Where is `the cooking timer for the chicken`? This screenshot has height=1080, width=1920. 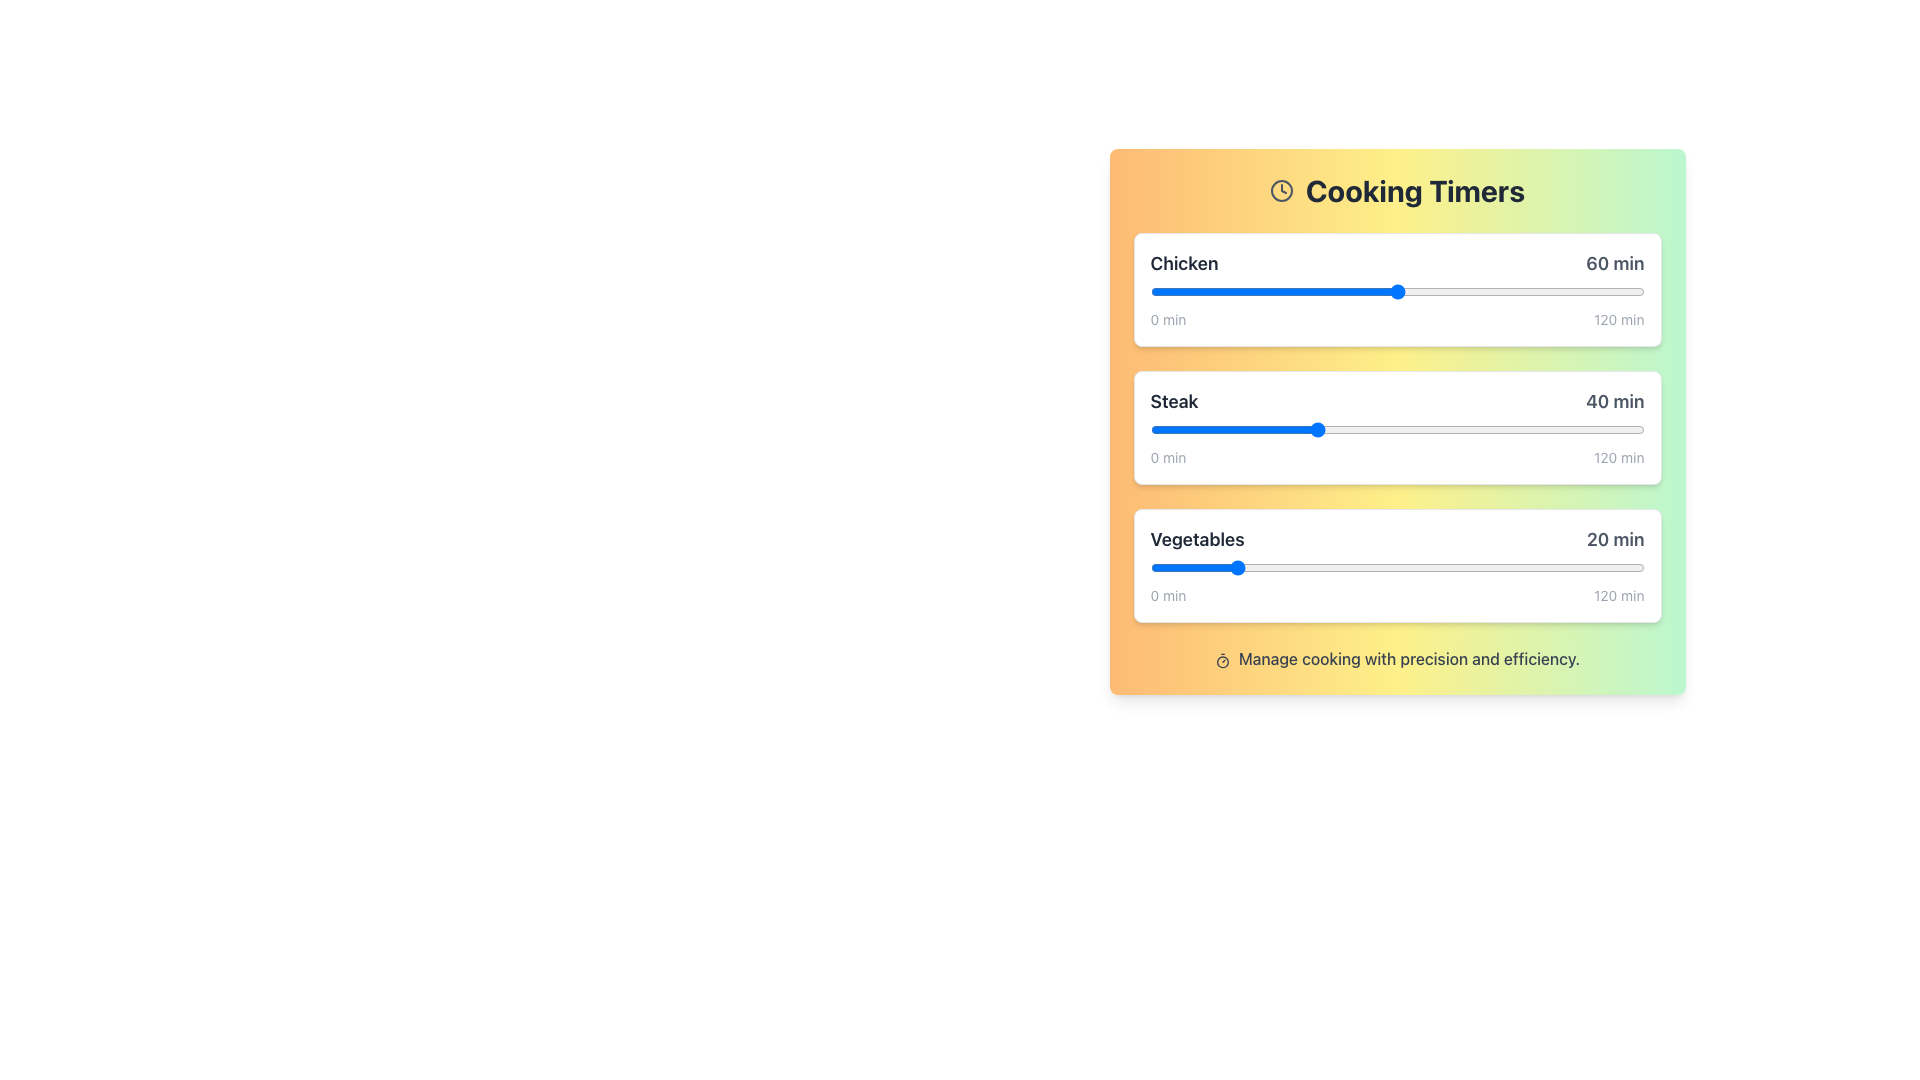
the cooking timer for the chicken is located at coordinates (1256, 292).